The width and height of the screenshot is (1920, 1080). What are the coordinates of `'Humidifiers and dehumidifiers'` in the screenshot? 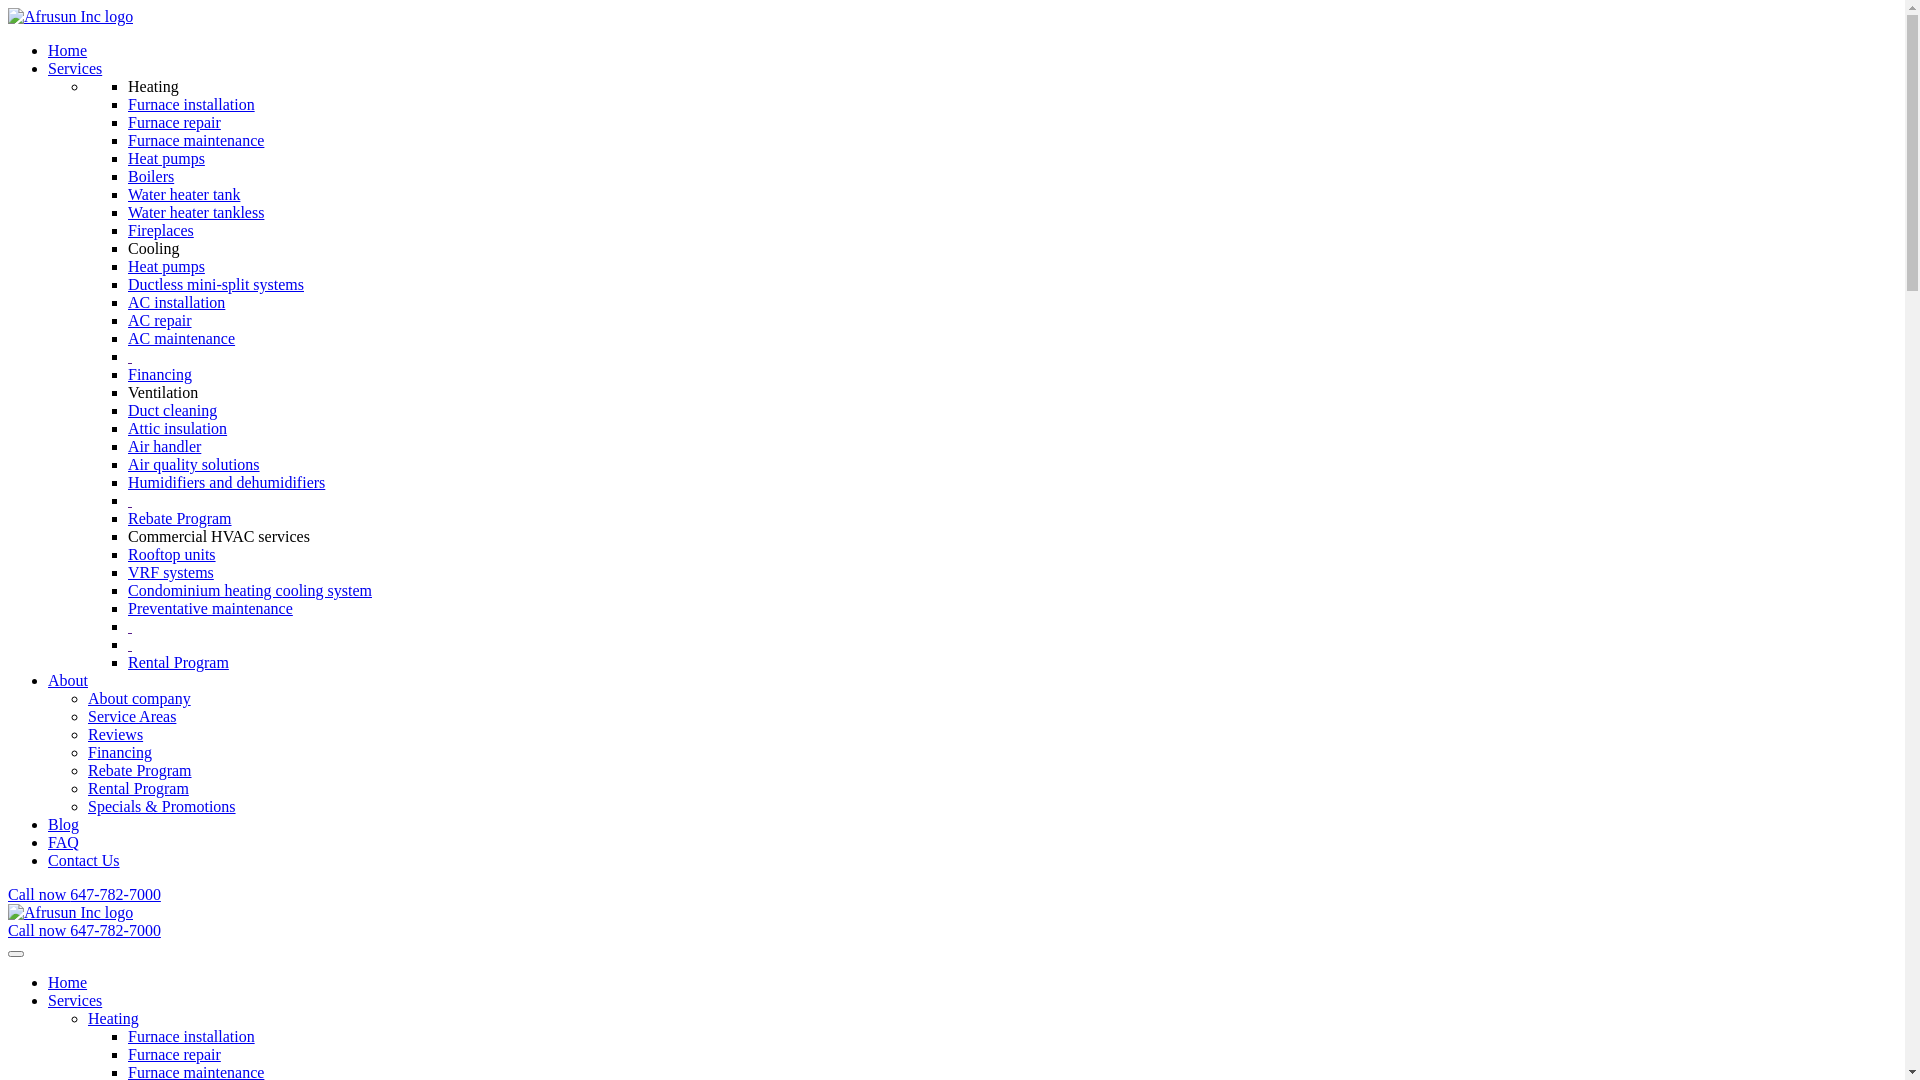 It's located at (226, 482).